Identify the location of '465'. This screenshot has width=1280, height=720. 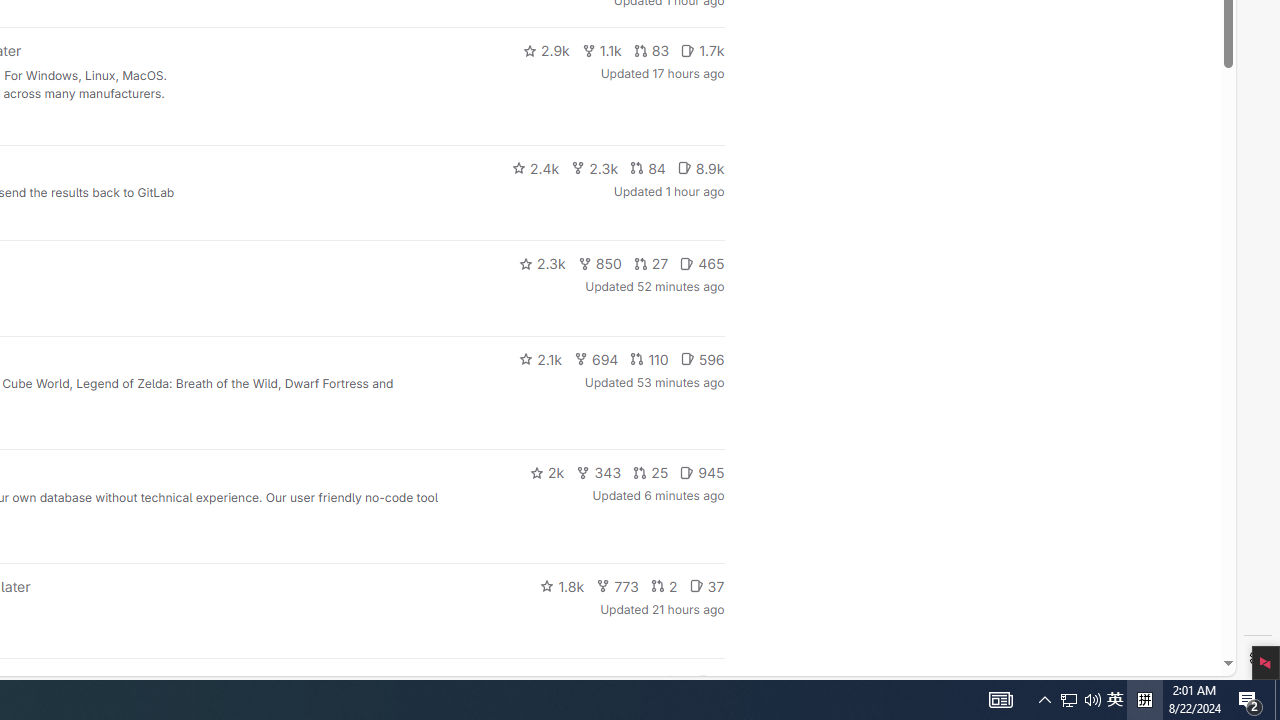
(702, 262).